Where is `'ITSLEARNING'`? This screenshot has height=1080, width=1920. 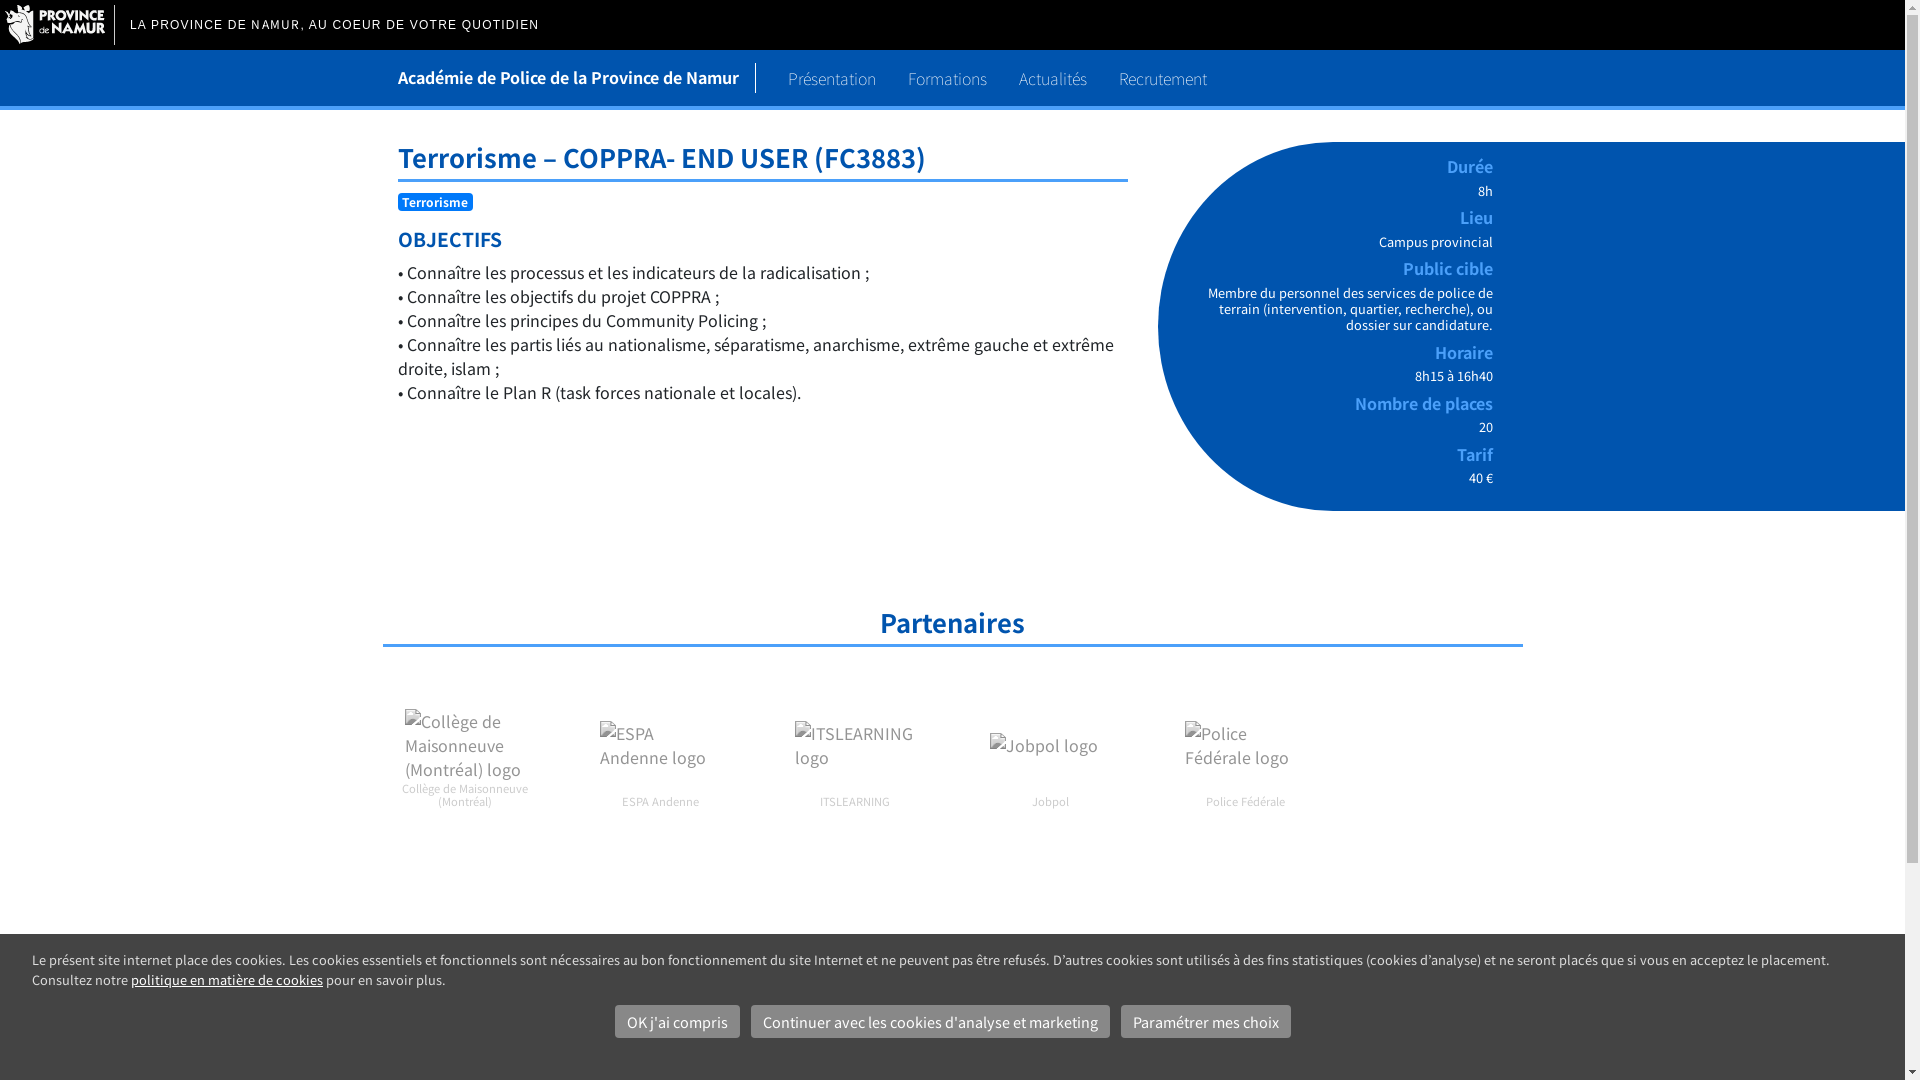
'ITSLEARNING' is located at coordinates (854, 745).